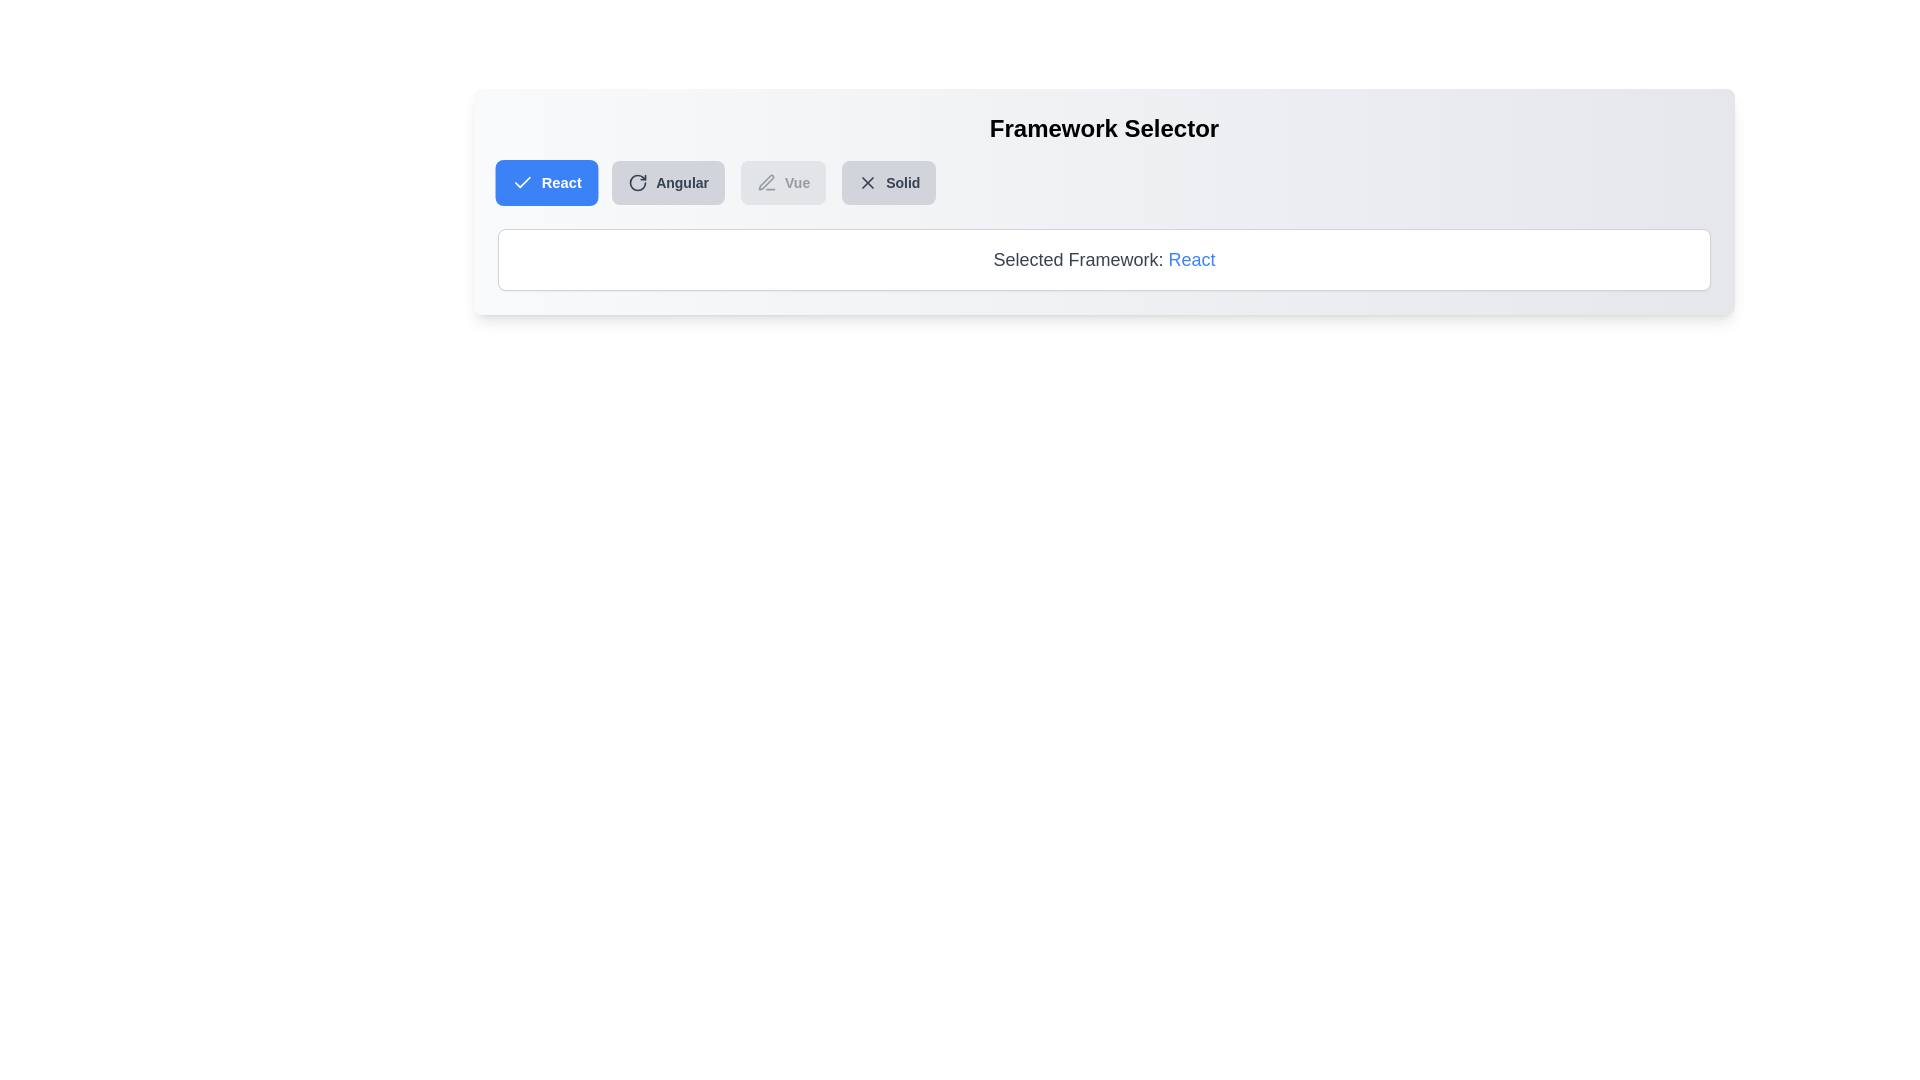 The image size is (1920, 1080). What do you see at coordinates (868, 182) in the screenshot?
I see `the Icon located to the left of the 'Solid' text label within the 'Solid' button of the framework selector component` at bounding box center [868, 182].